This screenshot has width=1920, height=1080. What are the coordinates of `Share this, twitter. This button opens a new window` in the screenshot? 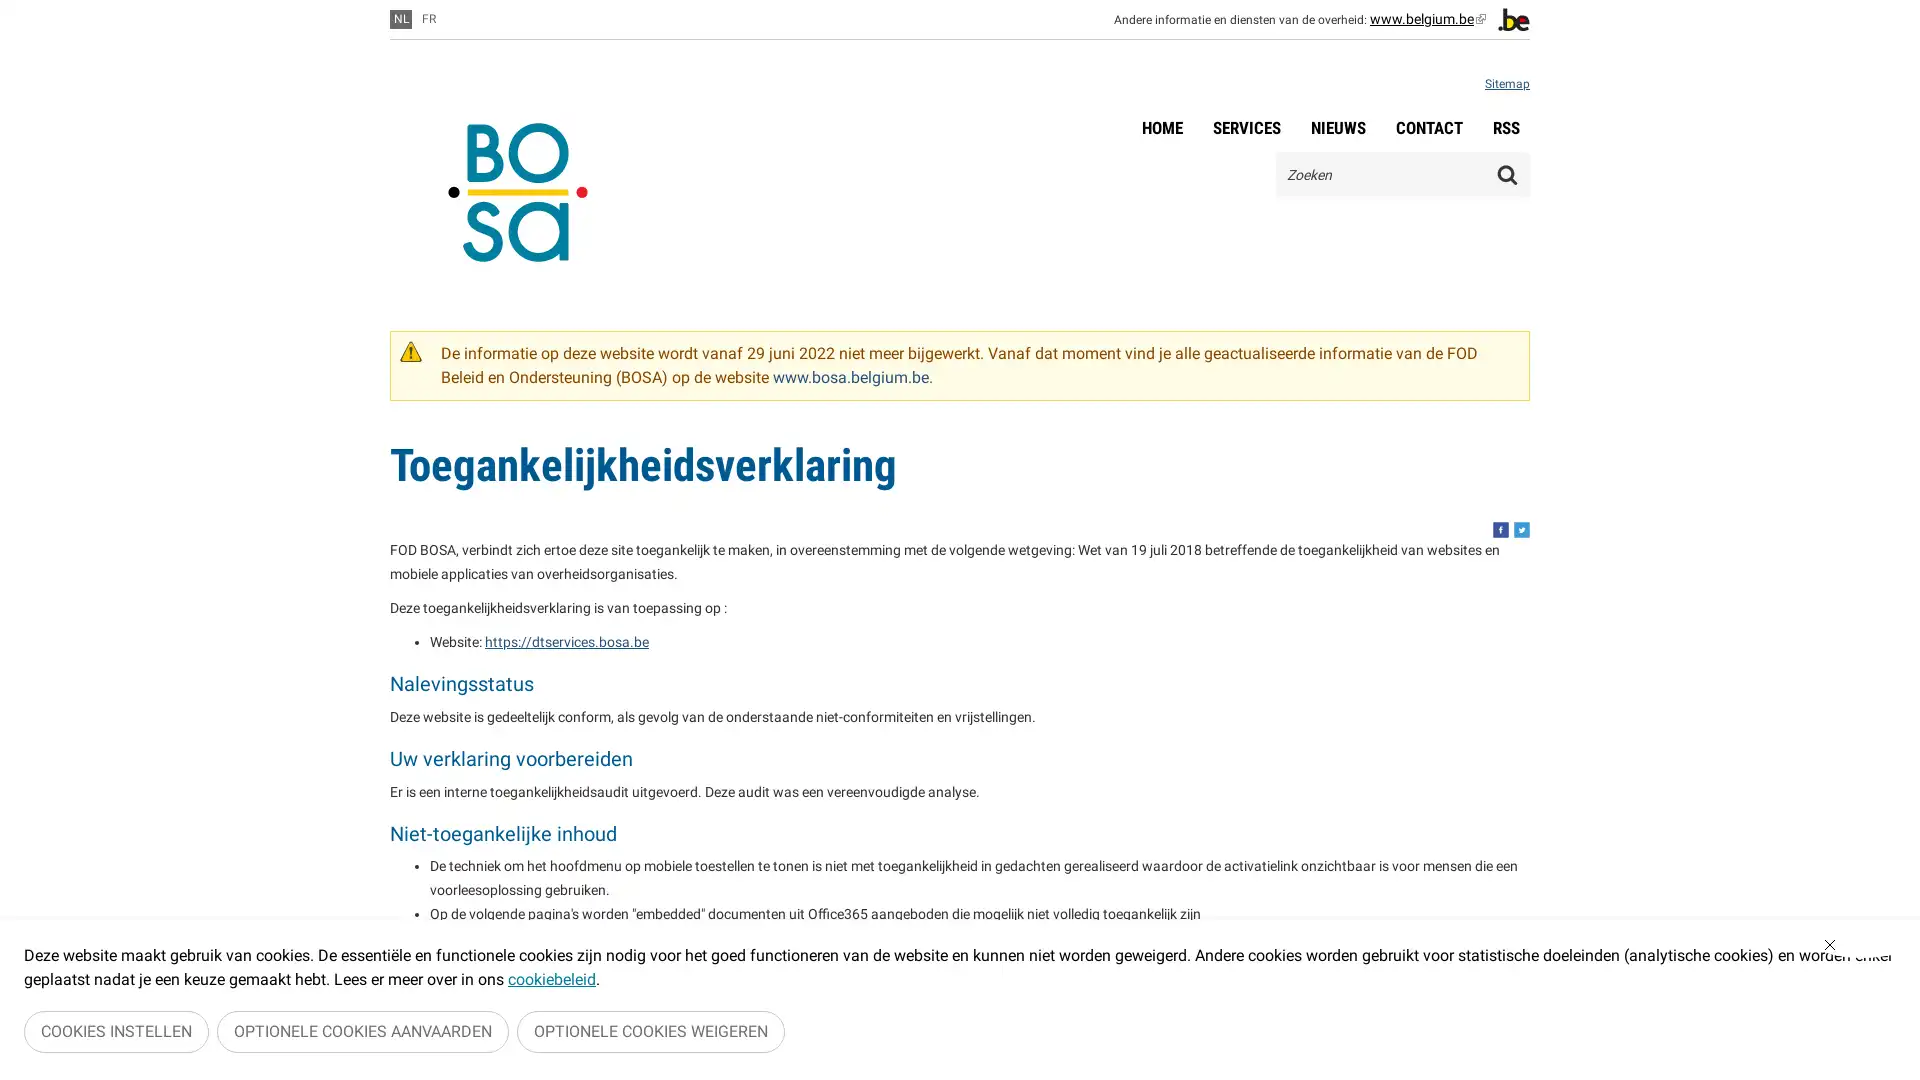 It's located at (1520, 528).